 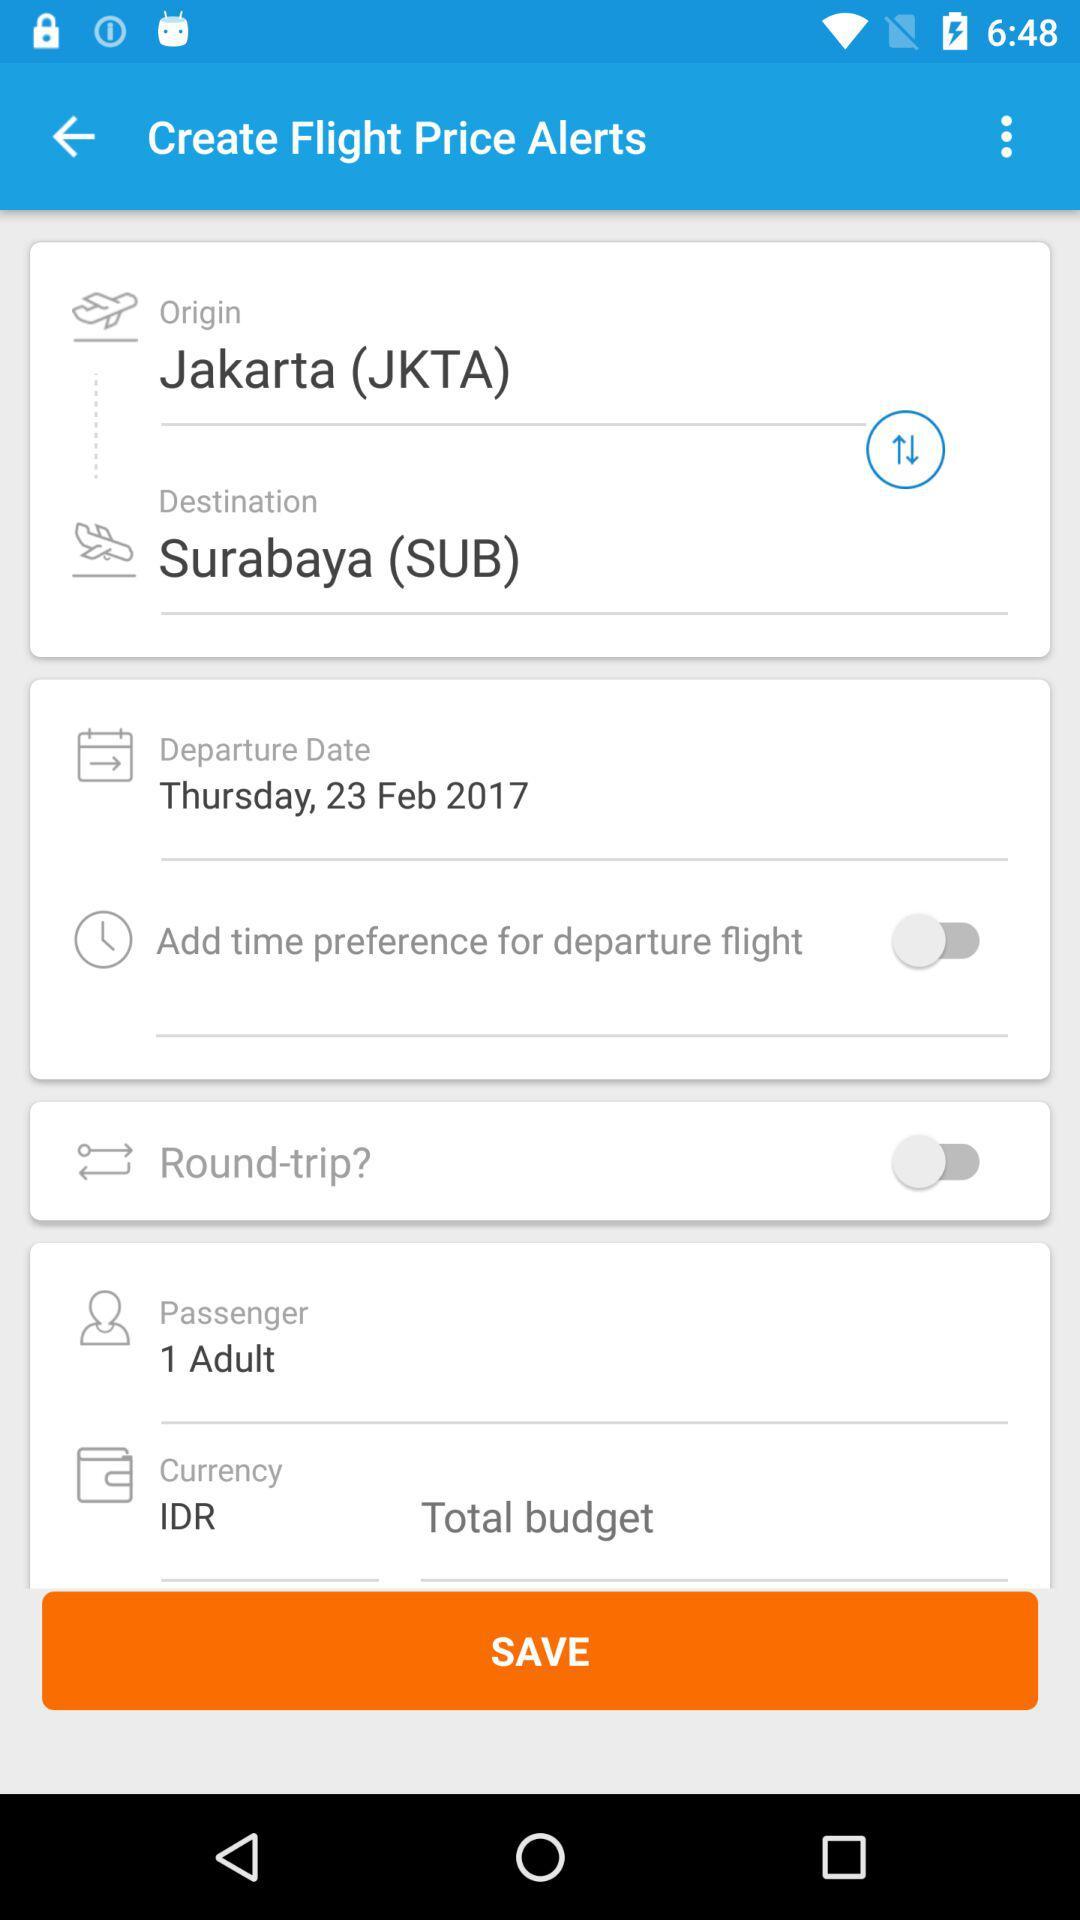 What do you see at coordinates (905, 448) in the screenshot?
I see `switch origin and destination` at bounding box center [905, 448].